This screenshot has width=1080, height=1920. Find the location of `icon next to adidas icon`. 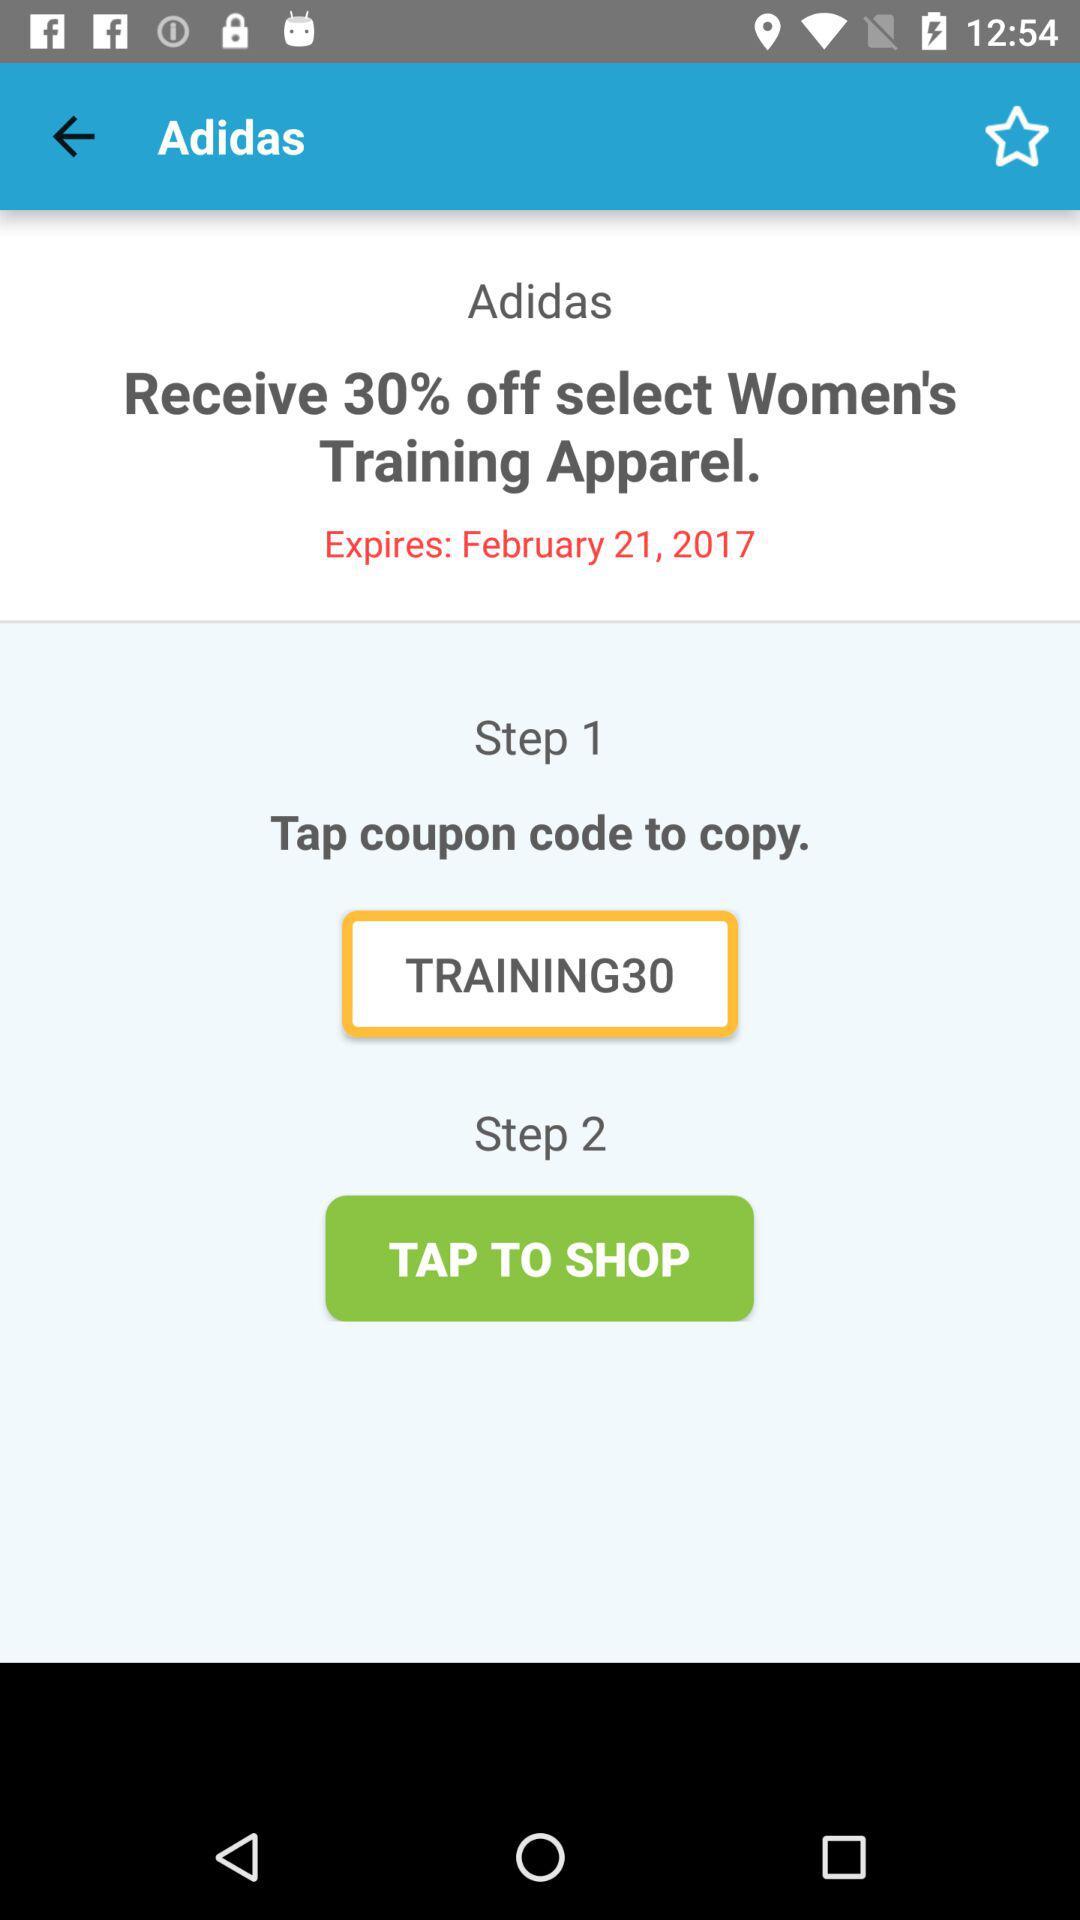

icon next to adidas icon is located at coordinates (1017, 135).